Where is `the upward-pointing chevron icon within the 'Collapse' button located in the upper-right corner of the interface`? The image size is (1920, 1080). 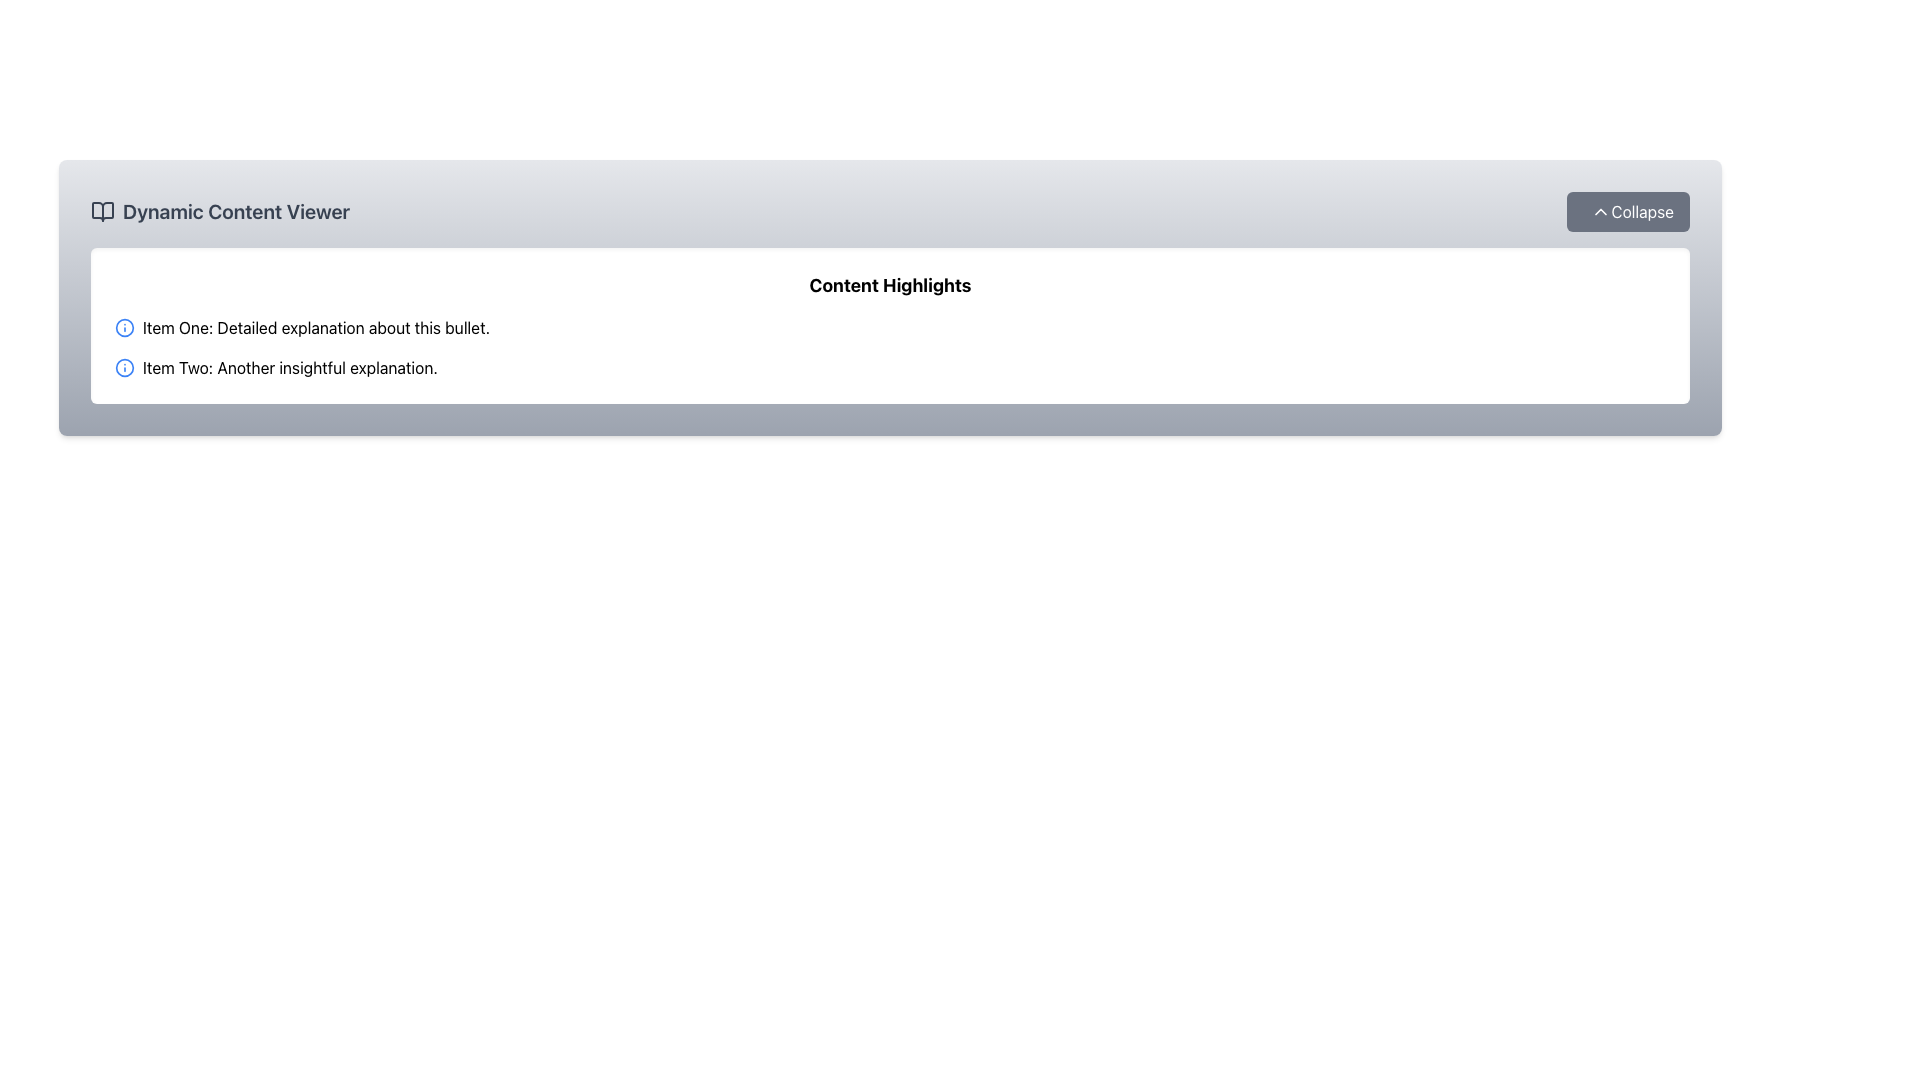
the upward-pointing chevron icon within the 'Collapse' button located in the upper-right corner of the interface is located at coordinates (1601, 212).